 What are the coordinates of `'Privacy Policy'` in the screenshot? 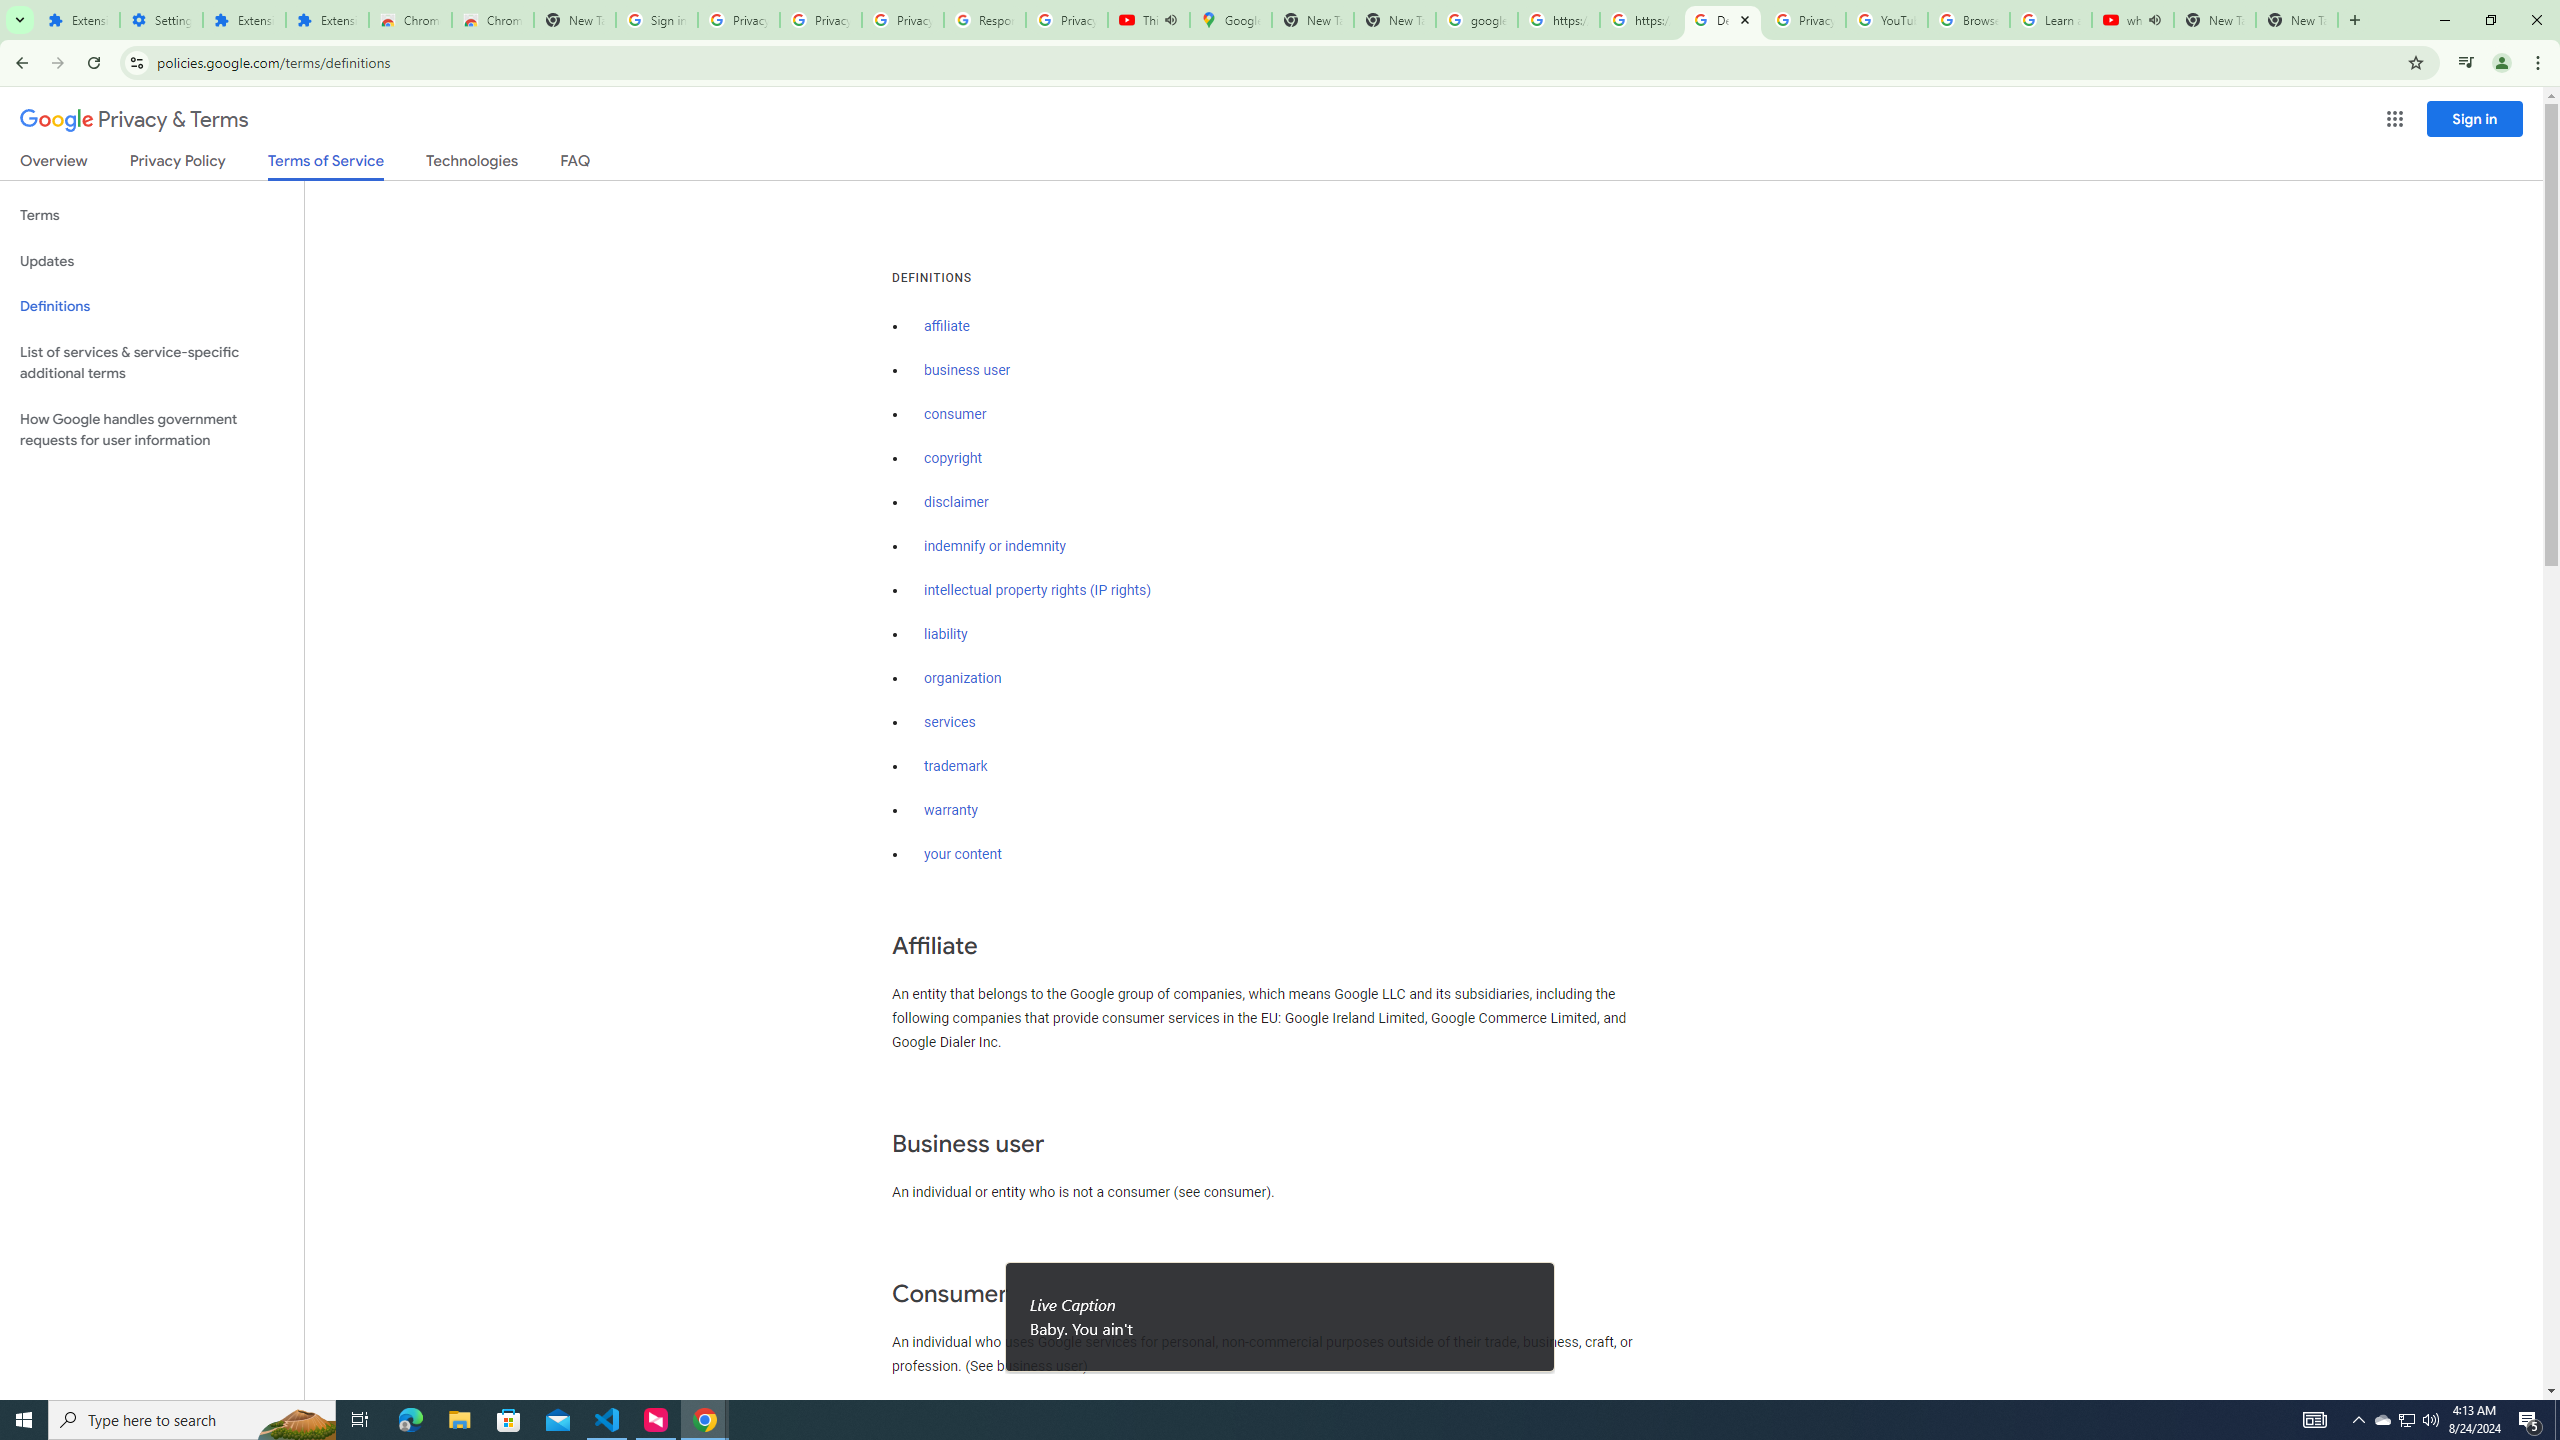 It's located at (175, 164).